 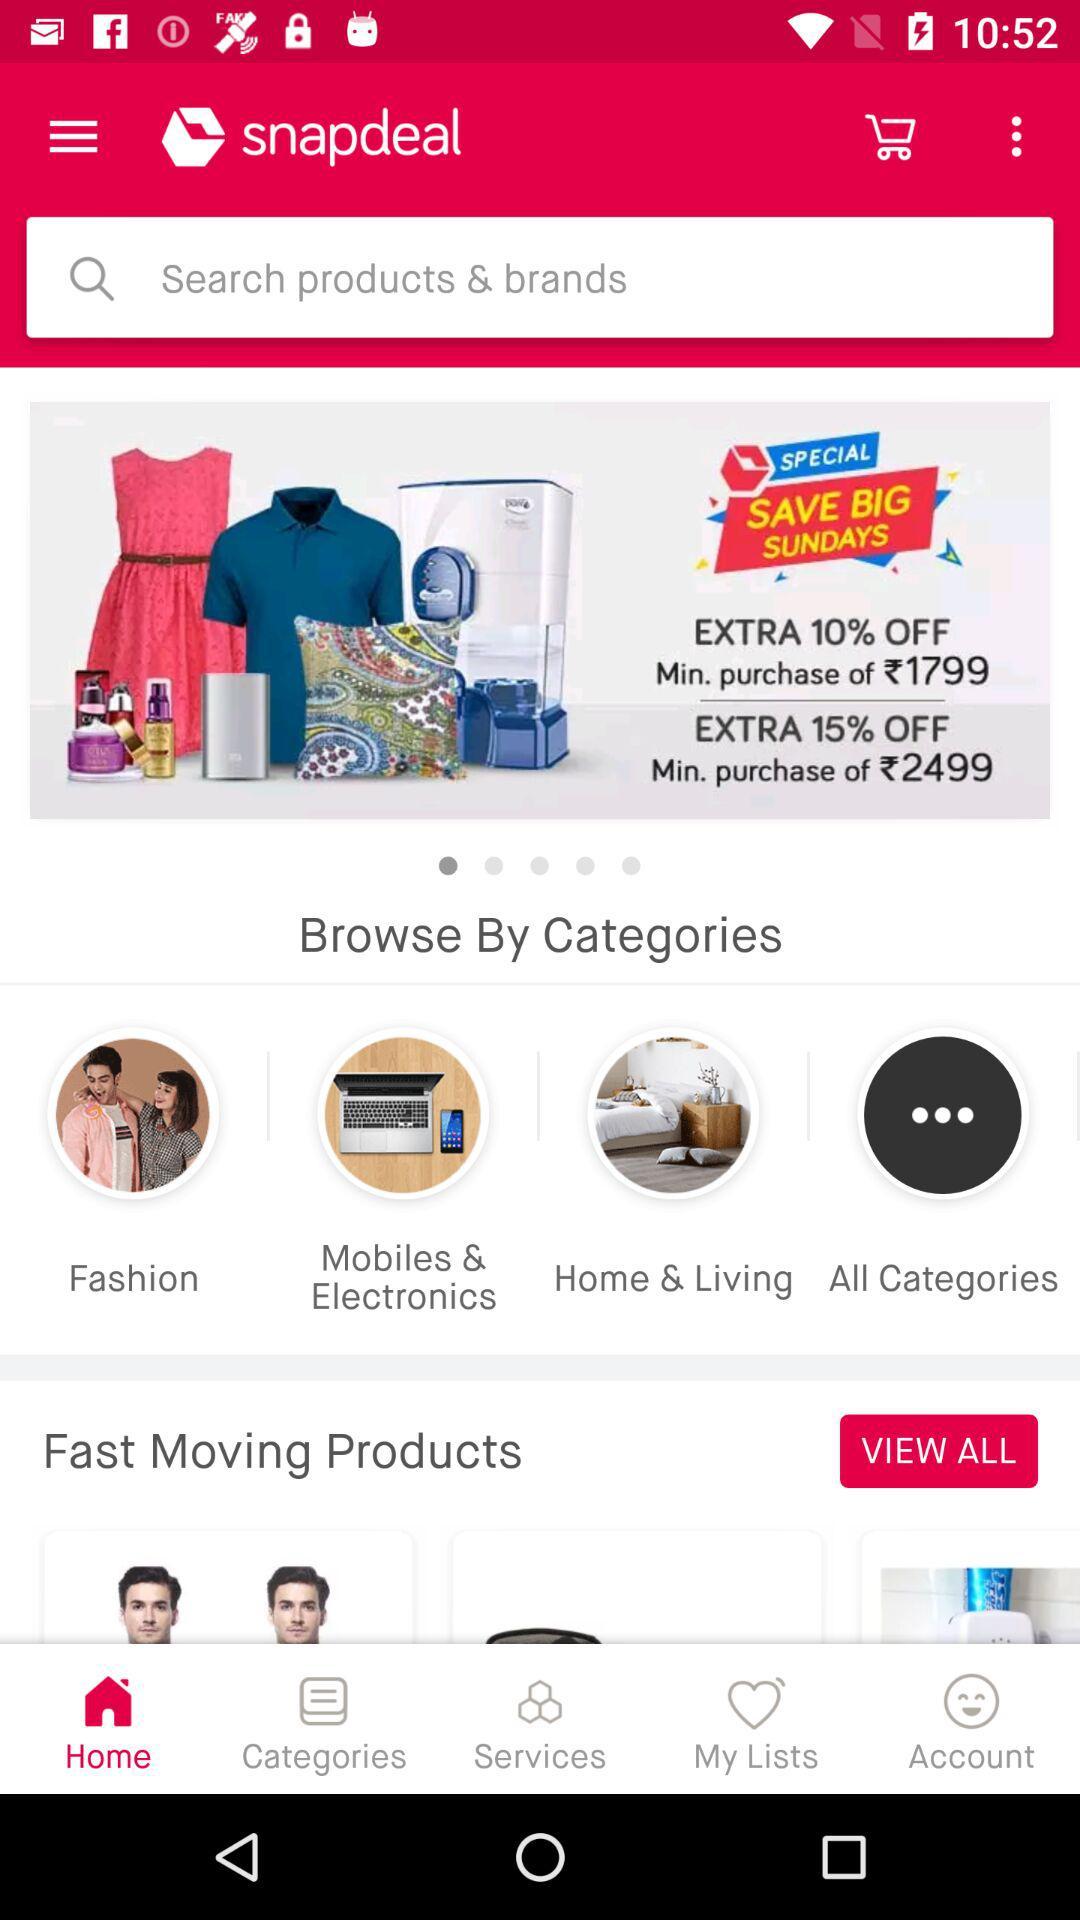 I want to click on the account icon, so click(x=971, y=1717).